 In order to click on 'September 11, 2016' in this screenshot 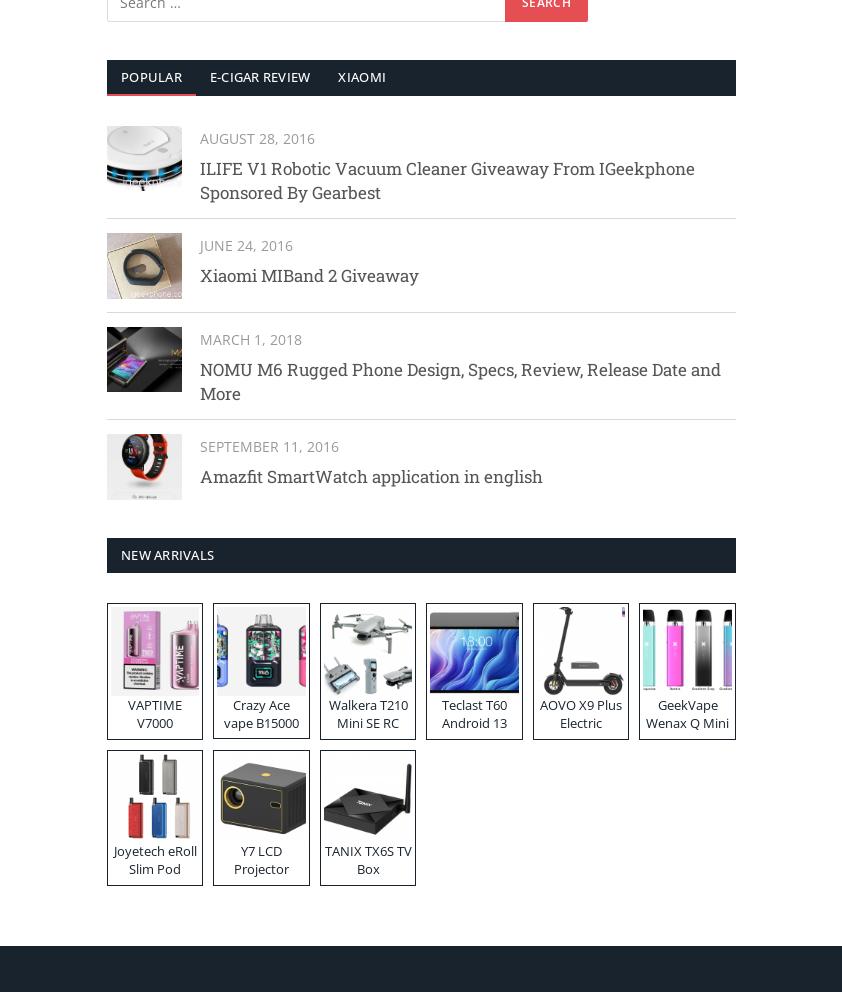, I will do `click(269, 445)`.